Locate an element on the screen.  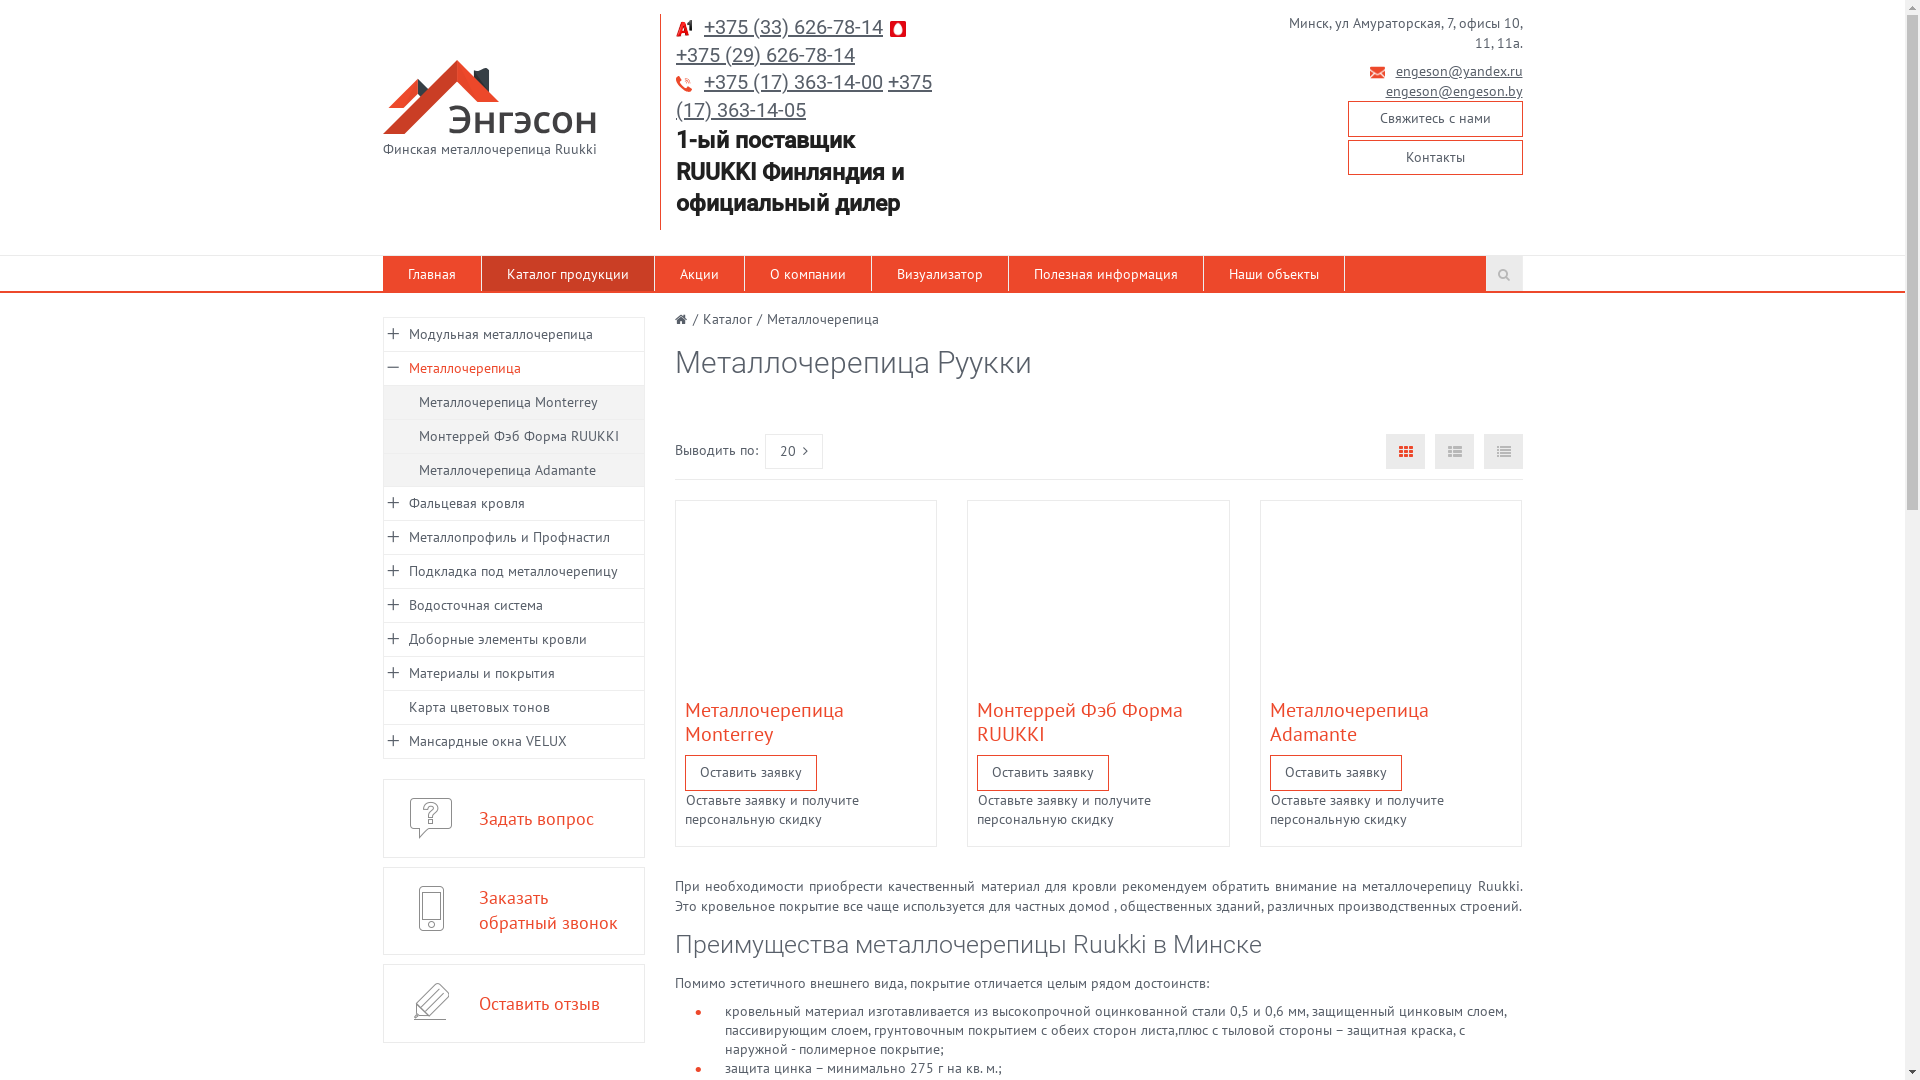
'+375 (17) 363-14-00' is located at coordinates (792, 80).